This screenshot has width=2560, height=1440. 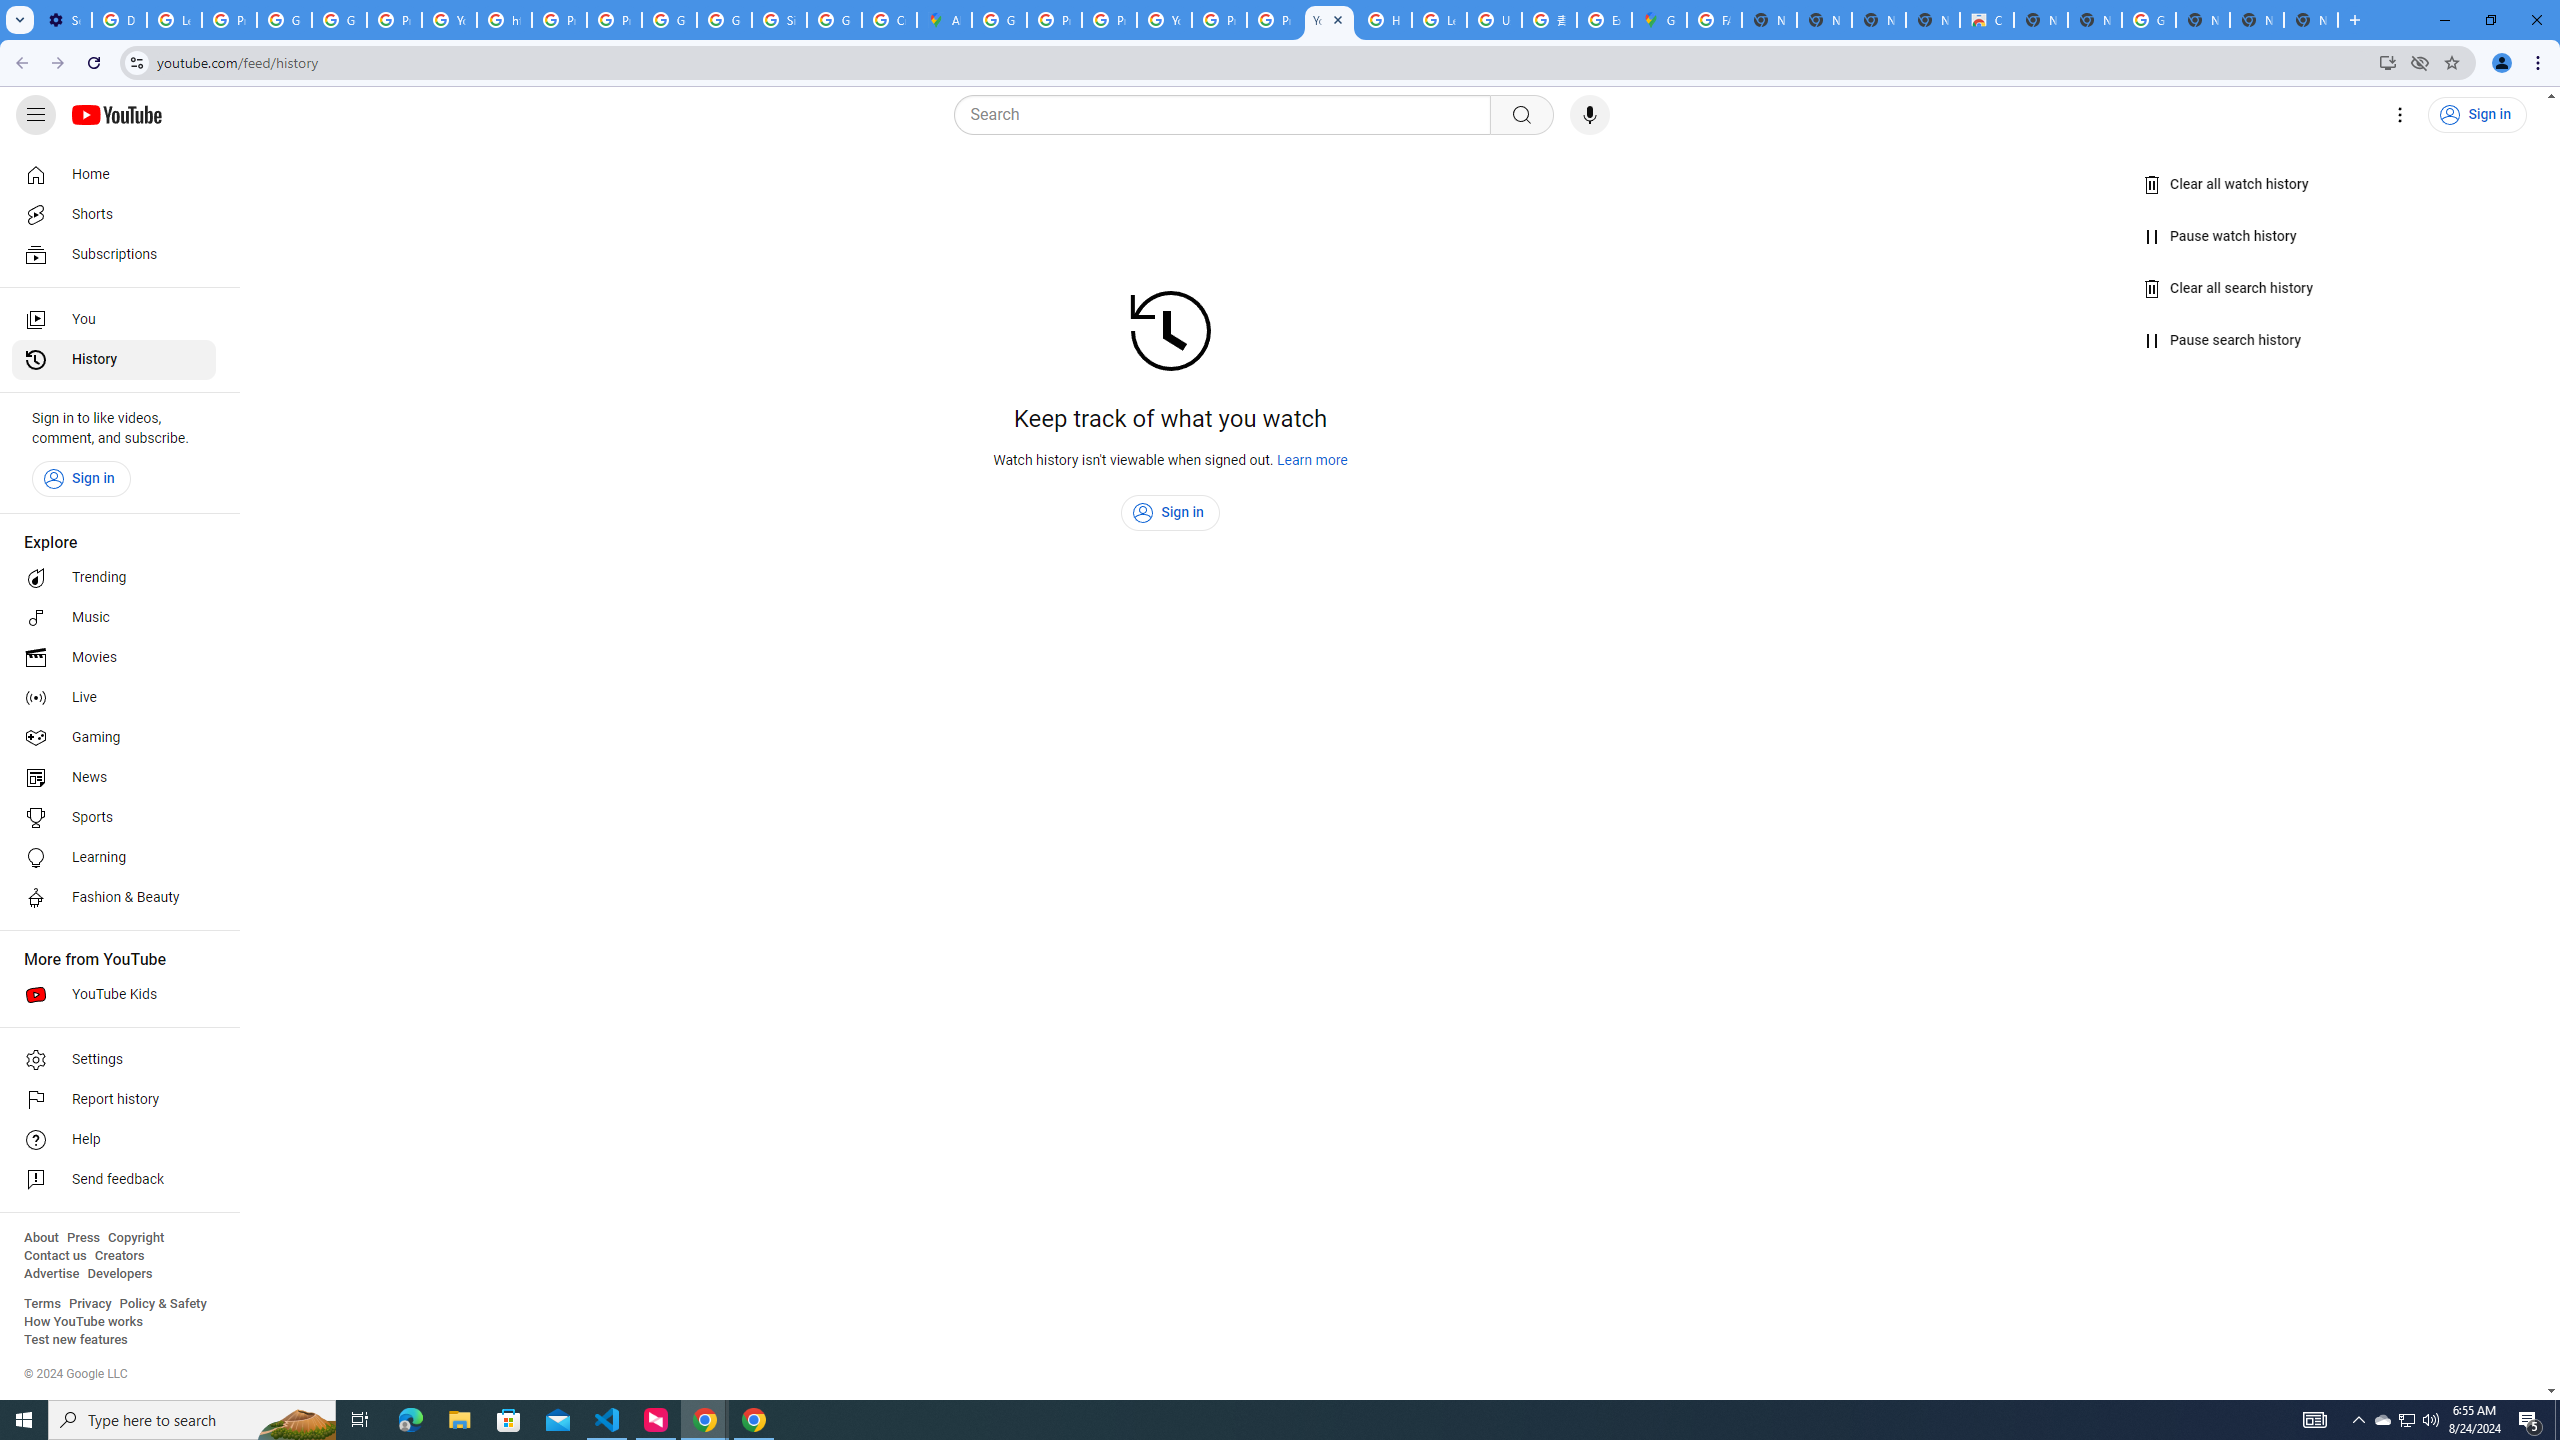 What do you see at coordinates (113, 736) in the screenshot?
I see `'Gaming'` at bounding box center [113, 736].